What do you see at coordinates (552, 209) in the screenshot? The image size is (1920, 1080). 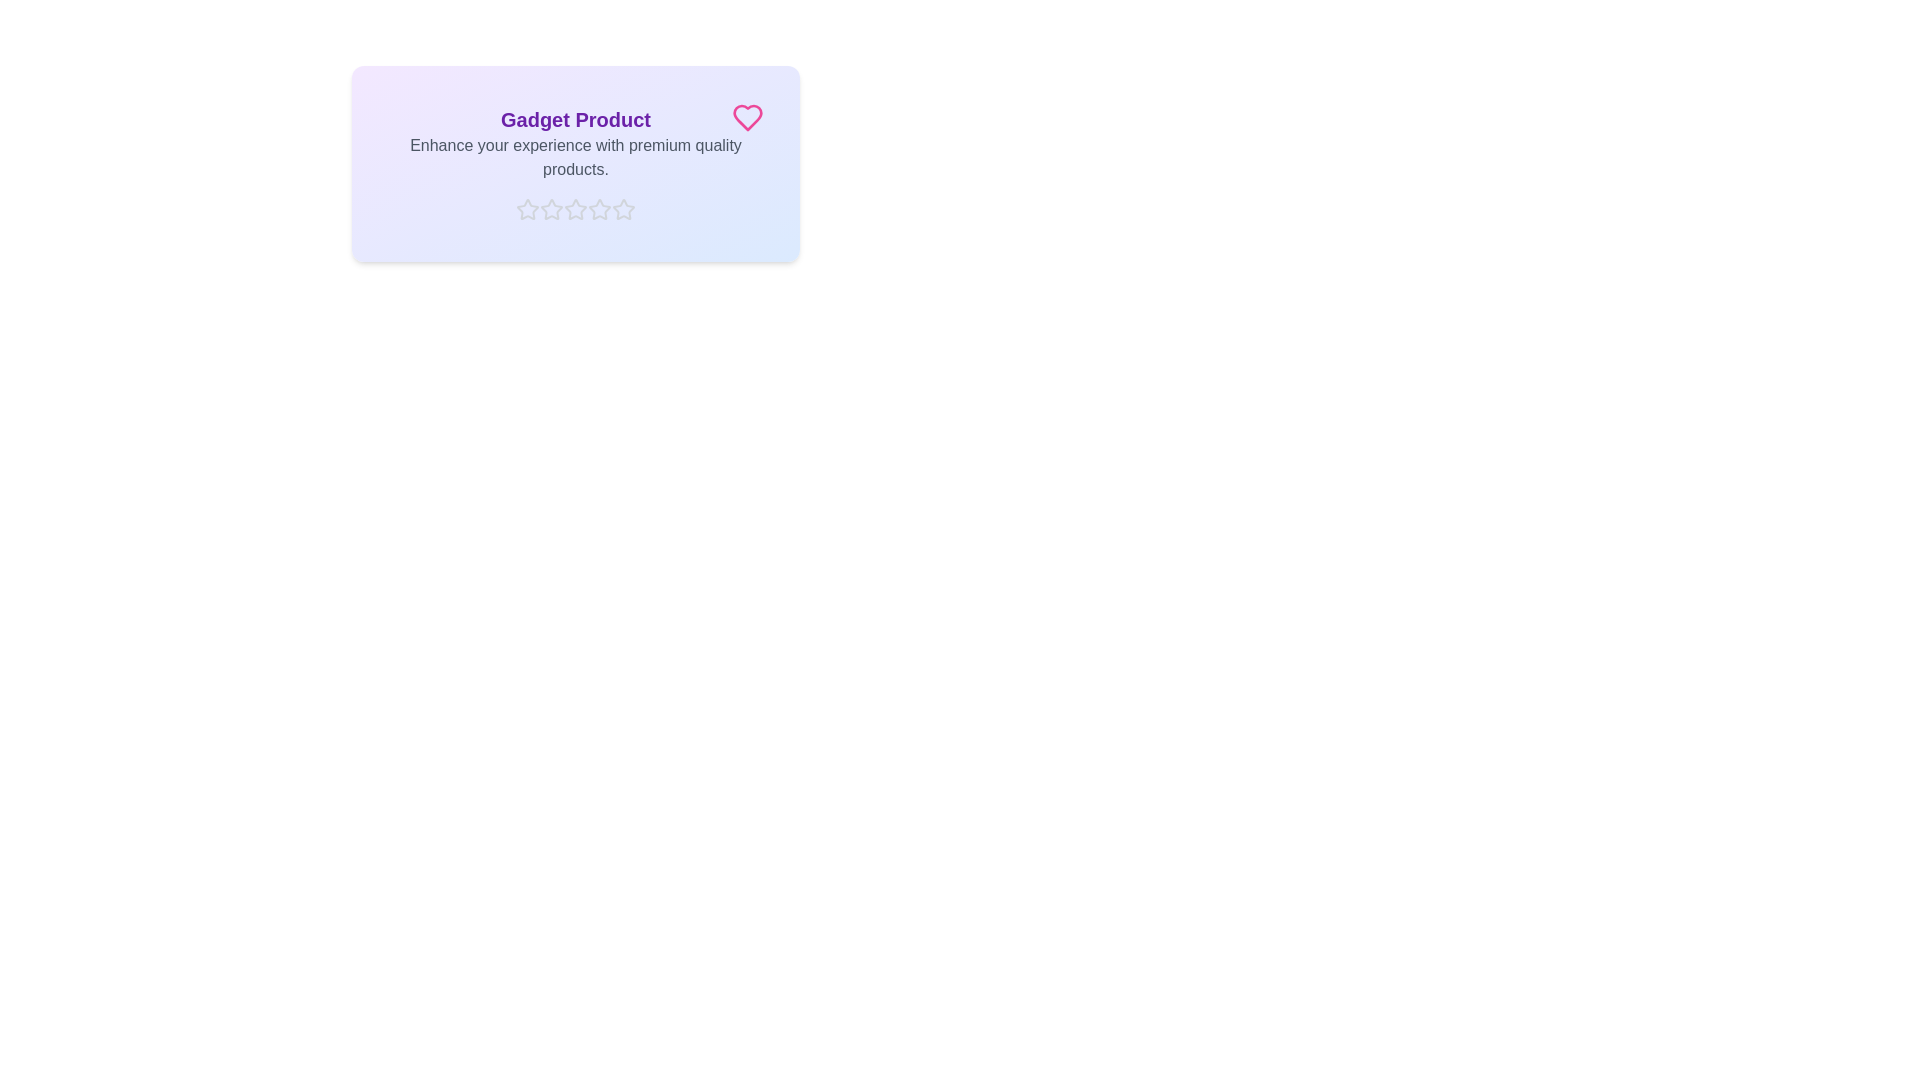 I see `the star corresponding to the rating 2` at bounding box center [552, 209].